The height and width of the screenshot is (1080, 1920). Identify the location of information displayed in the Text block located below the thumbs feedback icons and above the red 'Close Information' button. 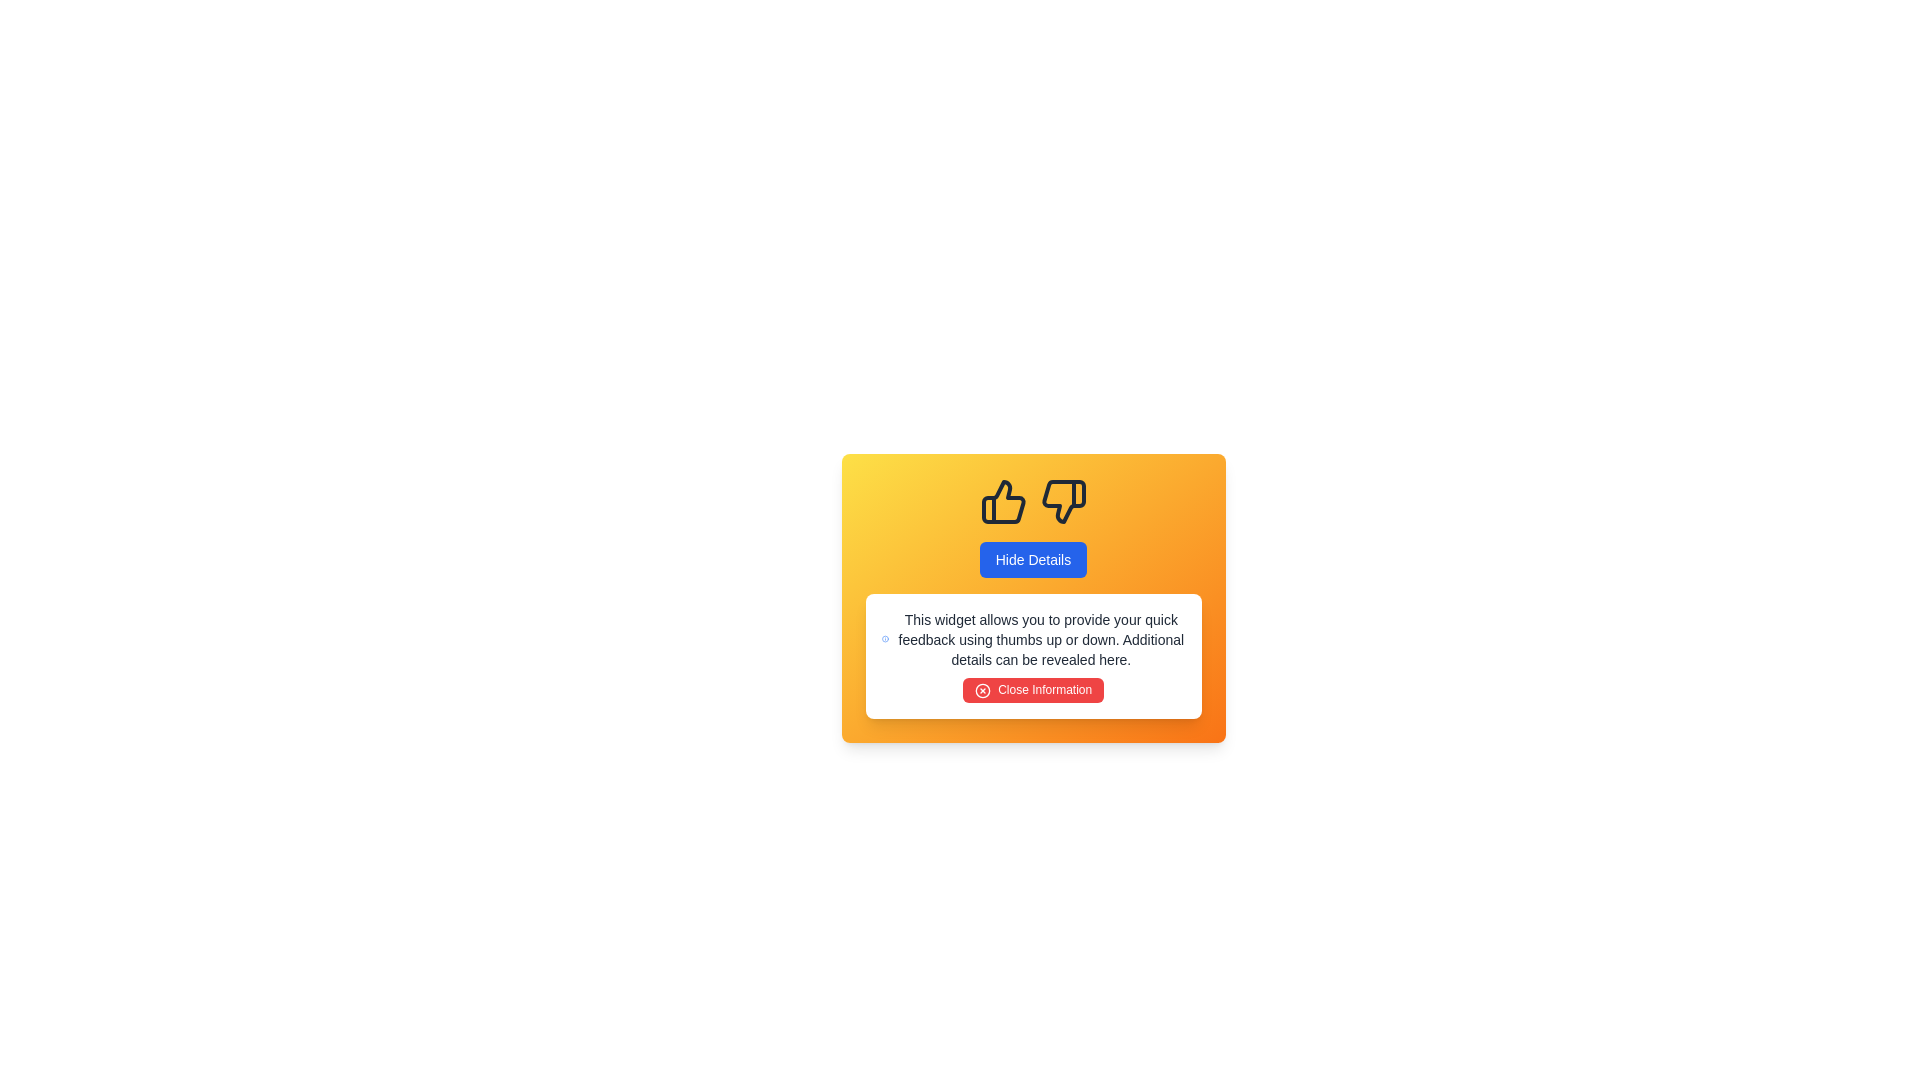
(1033, 640).